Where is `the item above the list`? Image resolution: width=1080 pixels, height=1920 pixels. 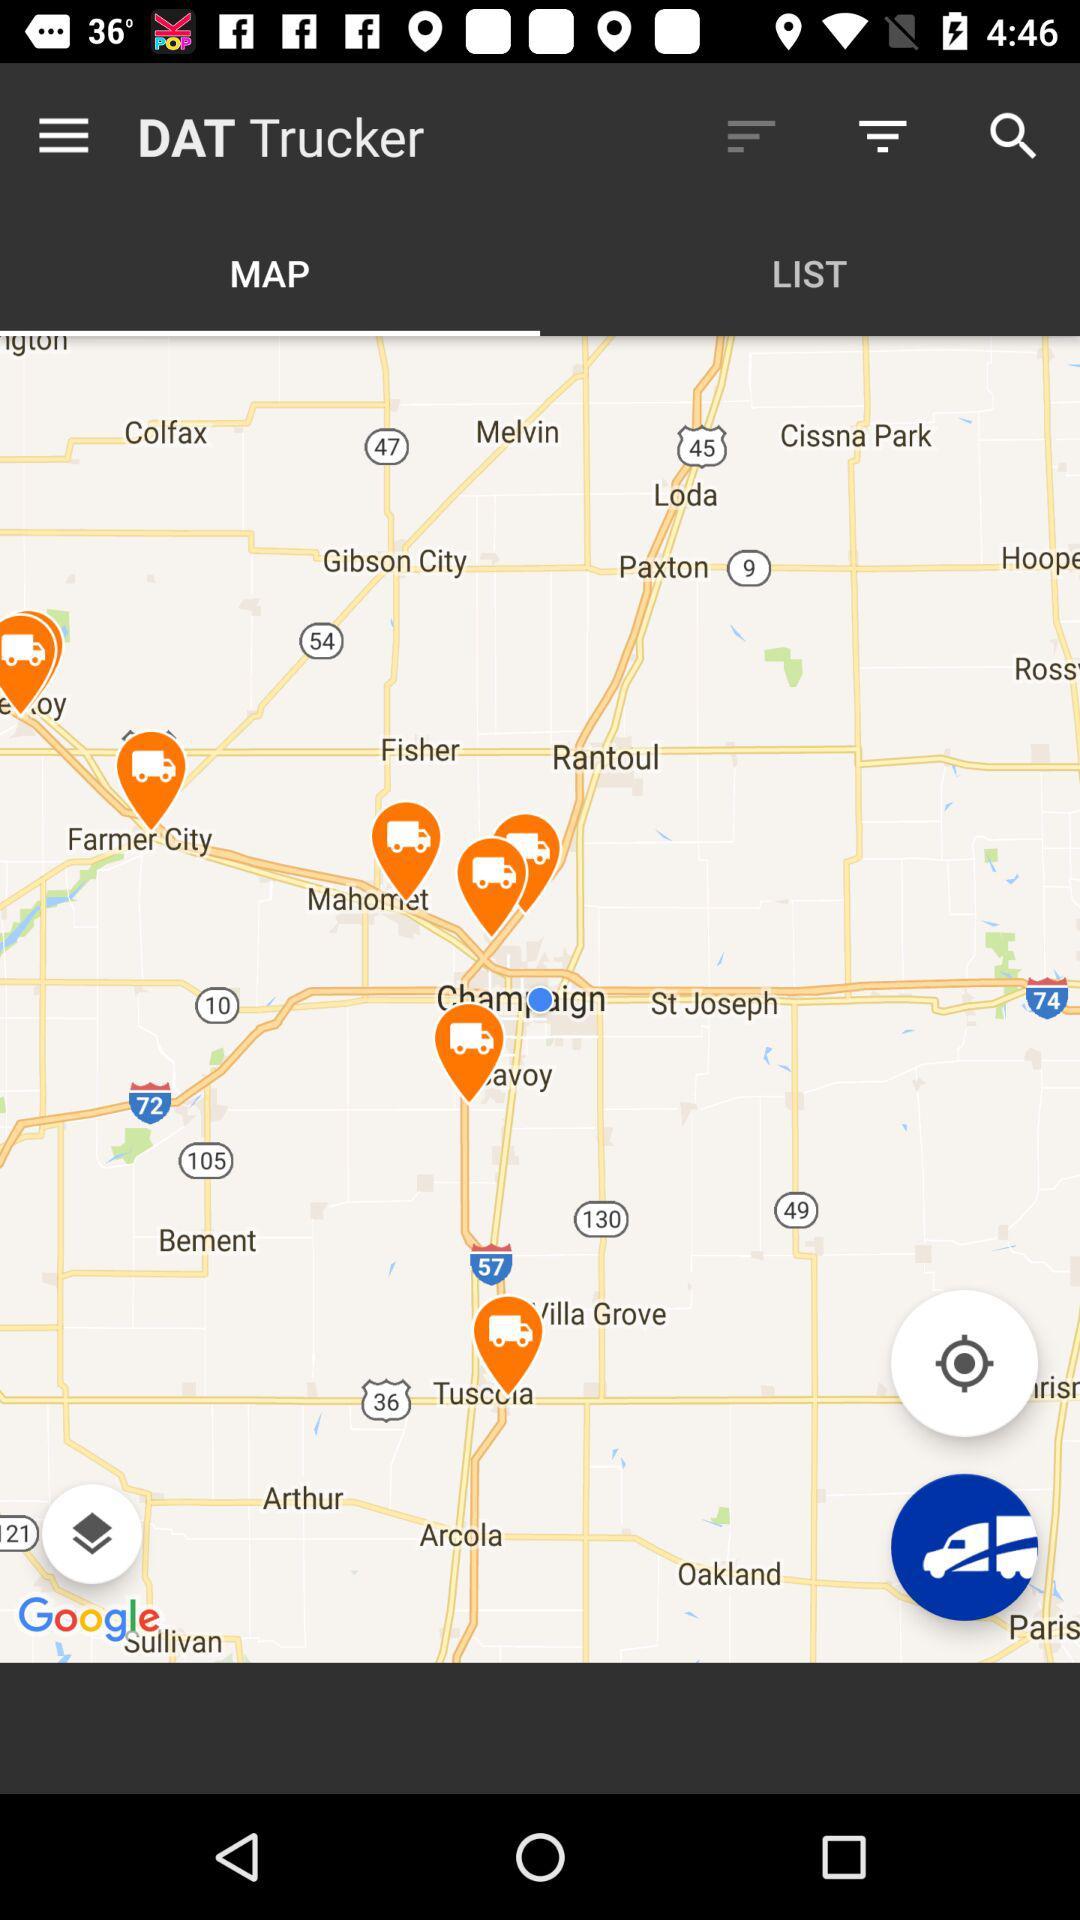
the item above the list is located at coordinates (751, 135).